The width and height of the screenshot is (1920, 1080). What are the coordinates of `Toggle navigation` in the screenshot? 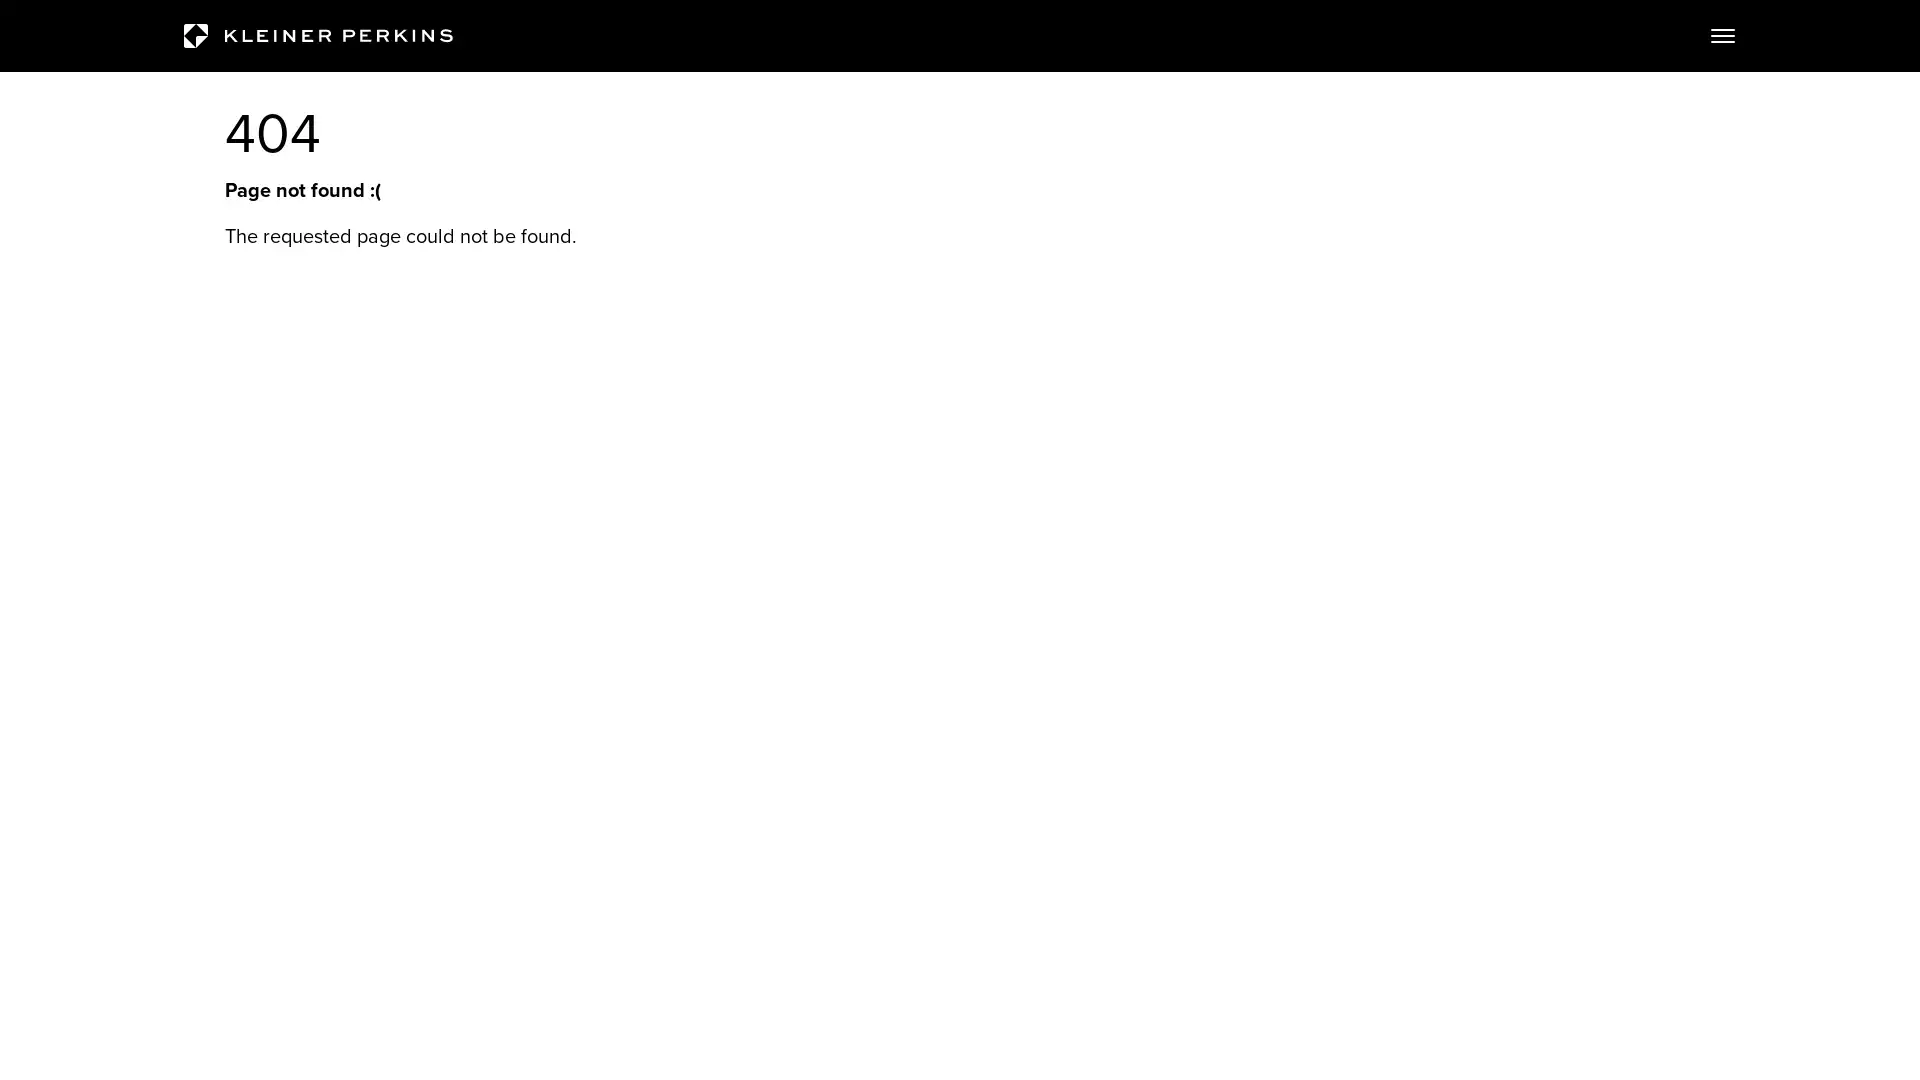 It's located at (1722, 35).